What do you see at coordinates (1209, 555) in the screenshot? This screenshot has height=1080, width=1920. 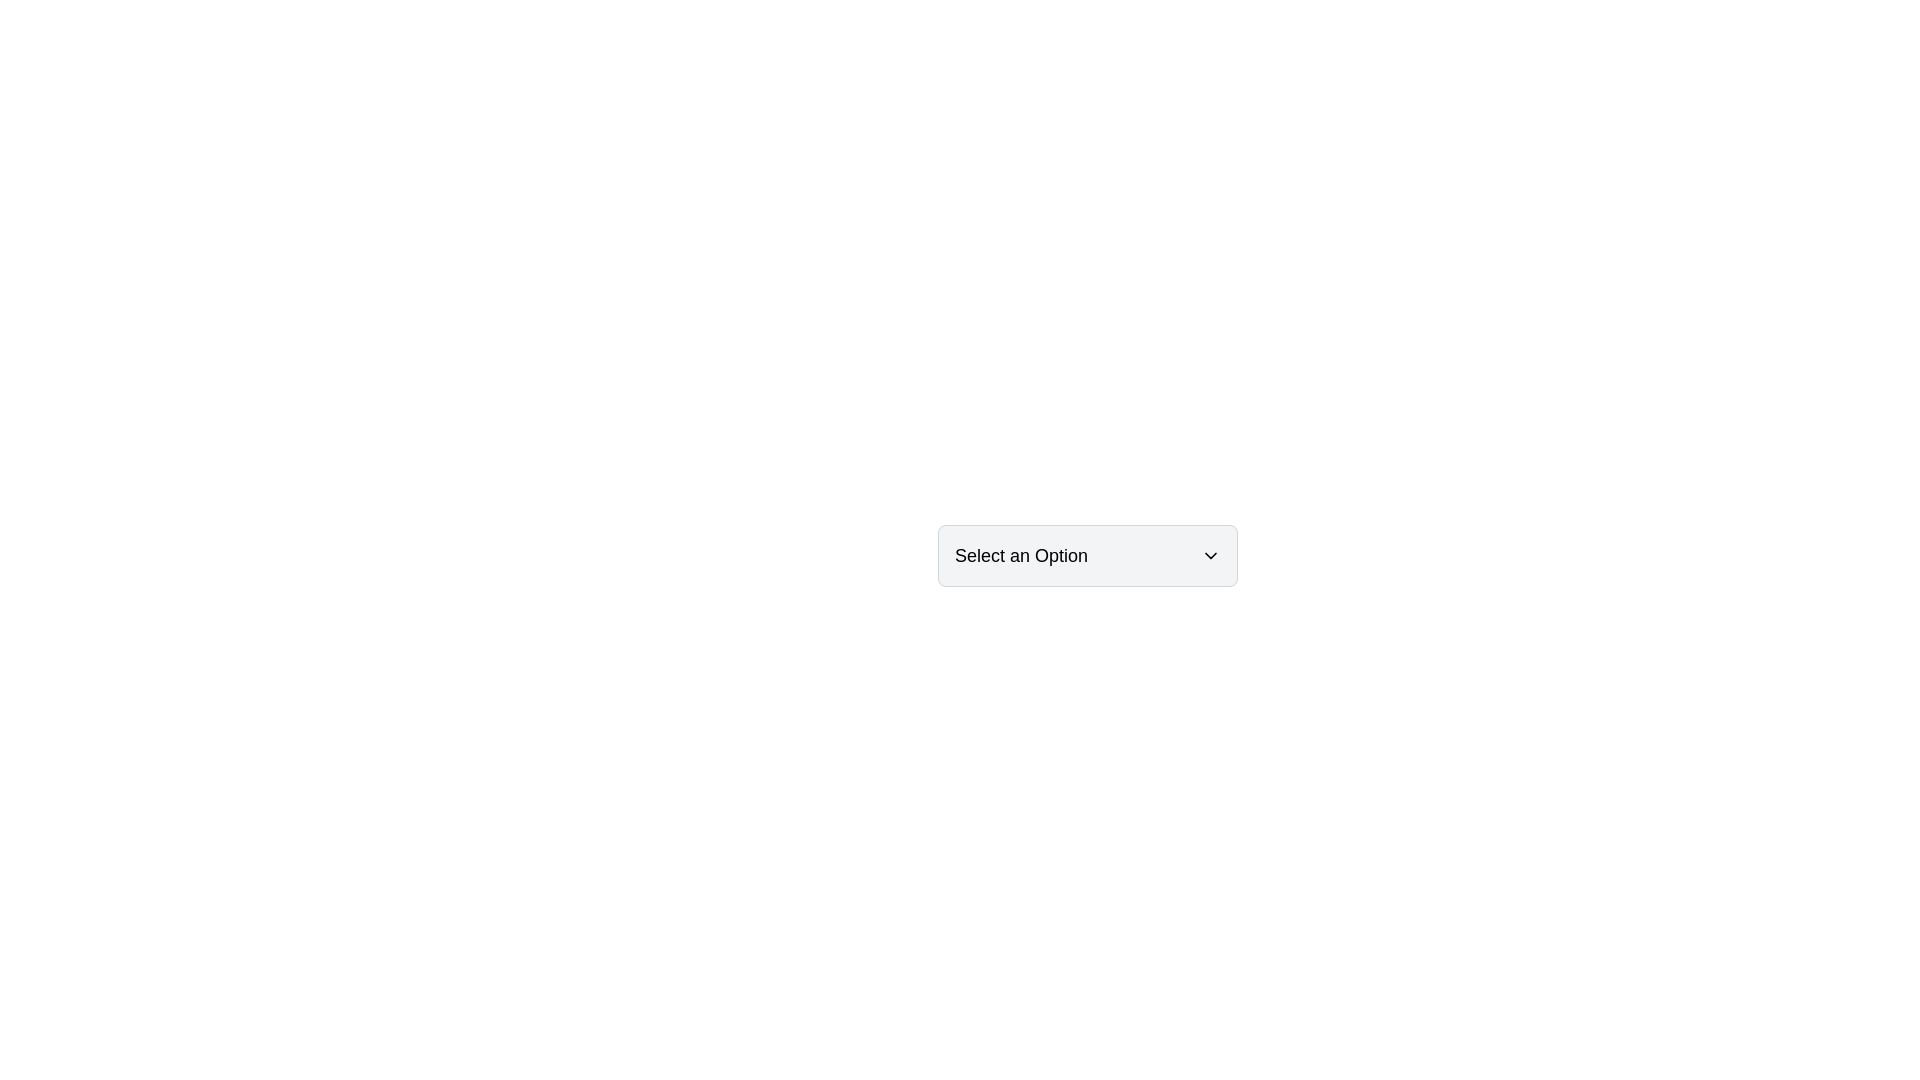 I see `the Dropdown indicator (SVG icon) located to the right of the 'Select an Option' text label` at bounding box center [1209, 555].